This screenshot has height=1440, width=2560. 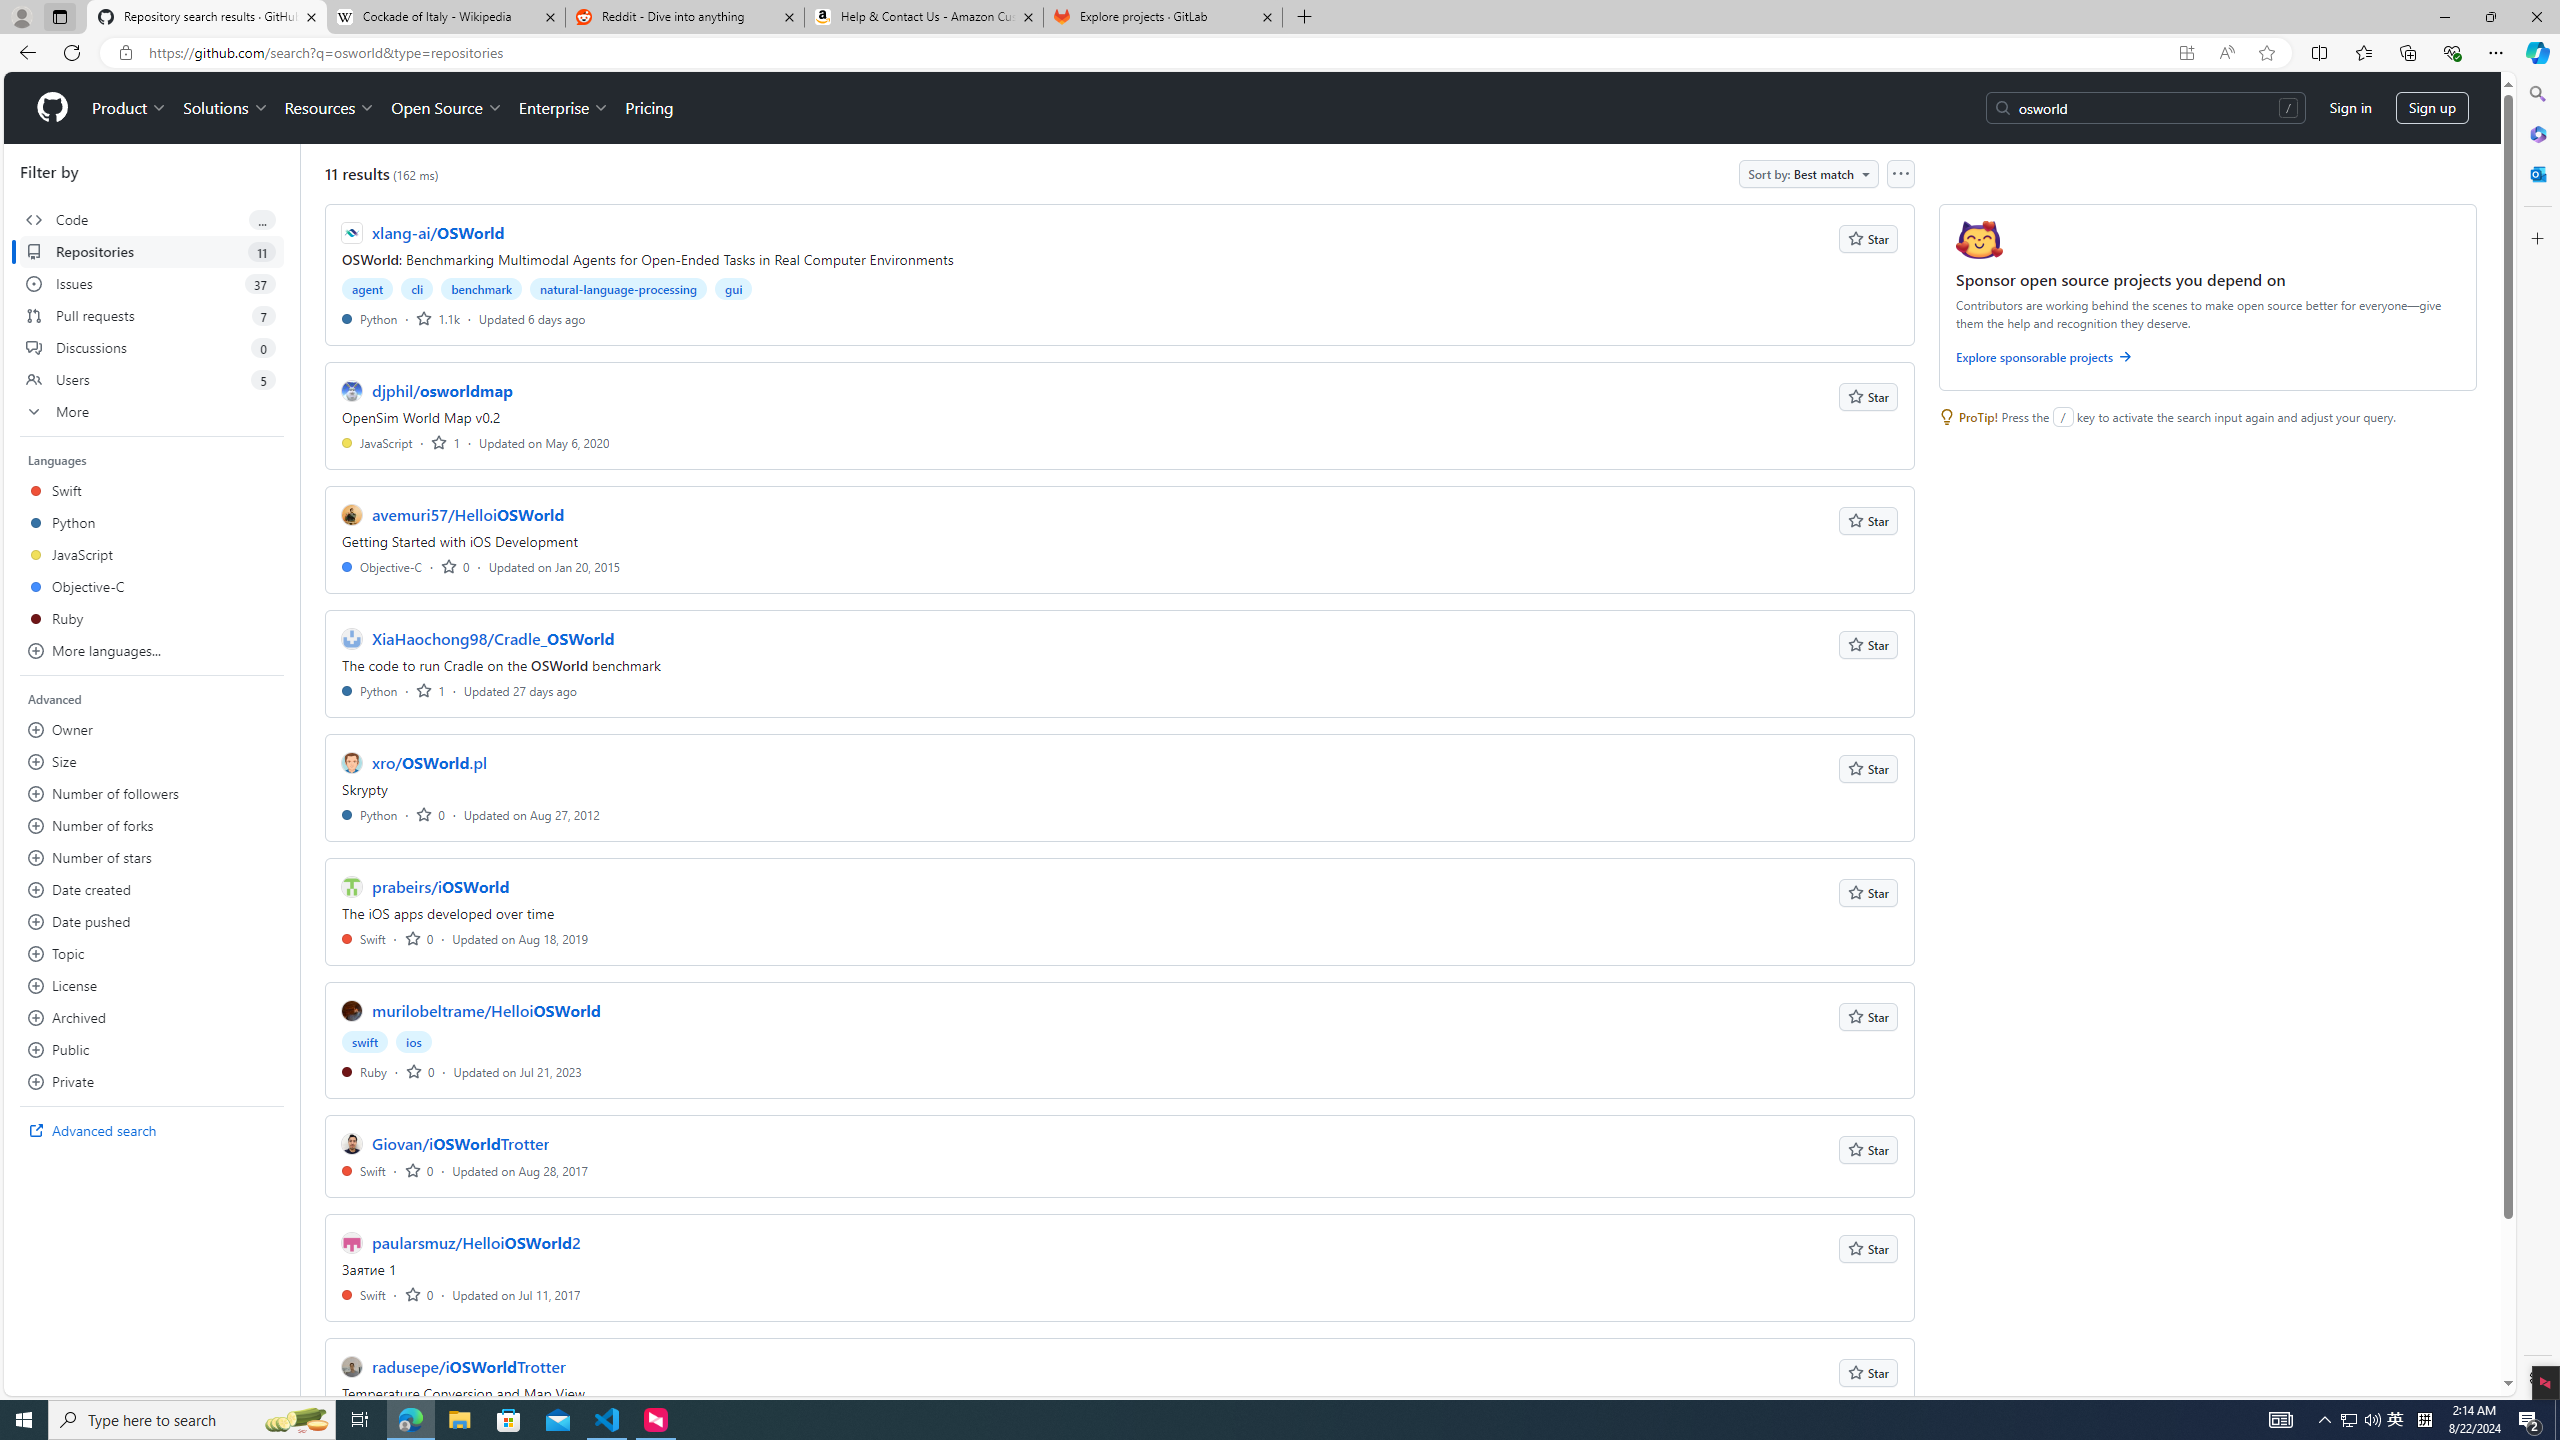 I want to click on 'JavaScript', so click(x=376, y=441).